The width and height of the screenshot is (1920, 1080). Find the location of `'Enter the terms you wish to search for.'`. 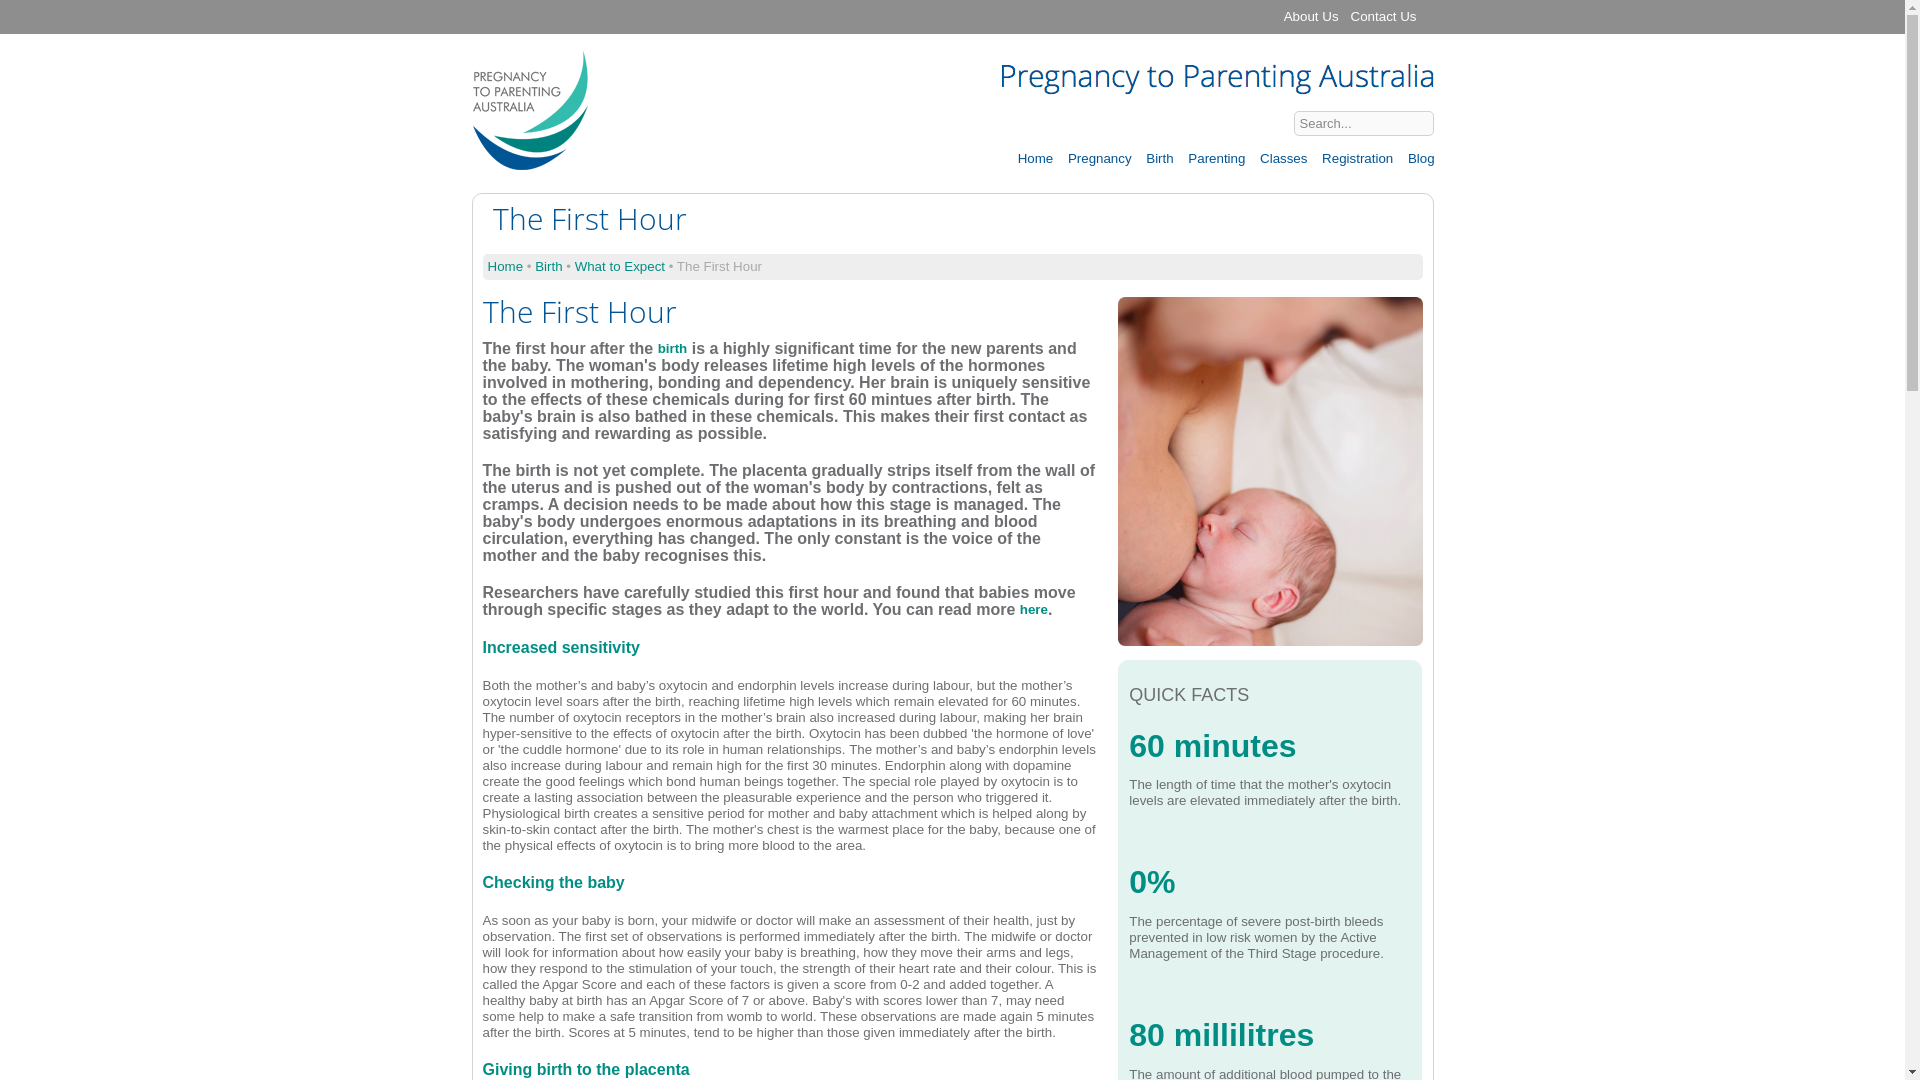

'Enter the terms you wish to search for.' is located at coordinates (1362, 123).